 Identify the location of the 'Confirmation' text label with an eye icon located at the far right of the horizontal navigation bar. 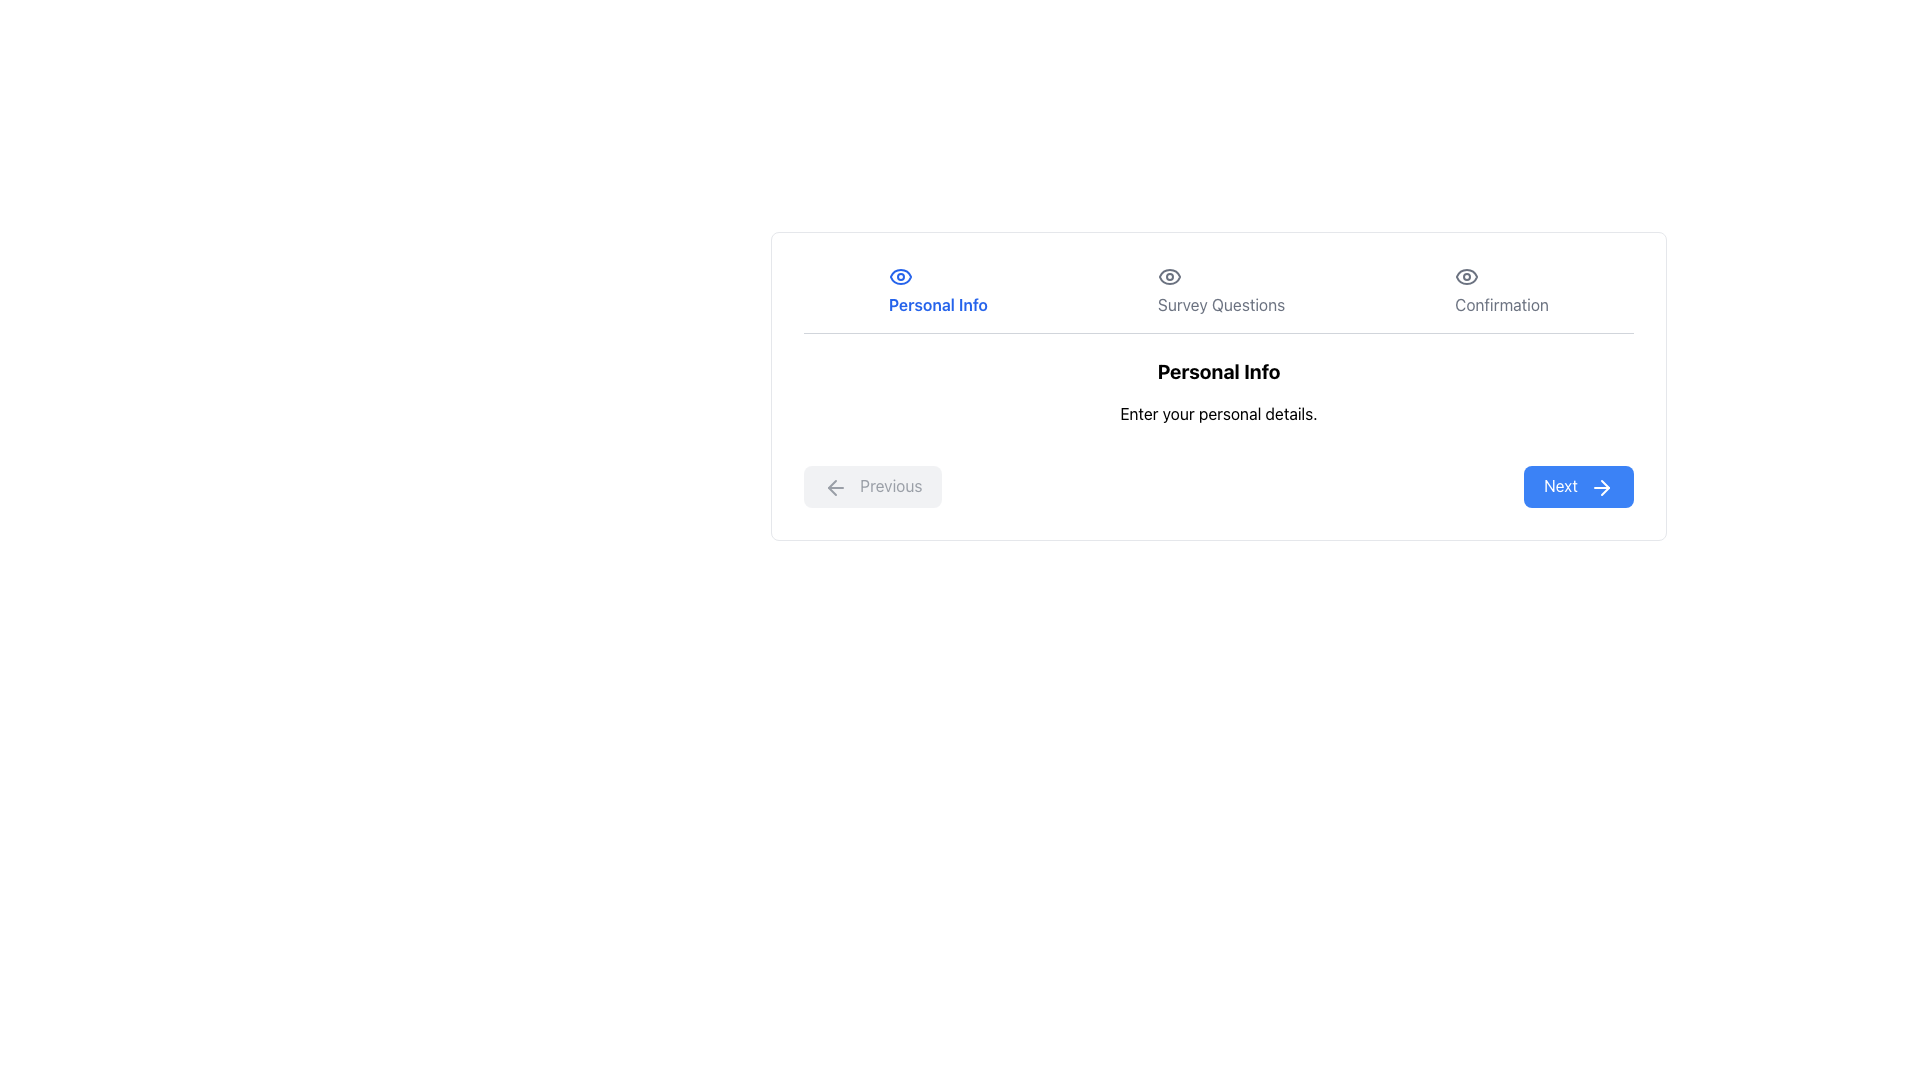
(1502, 290).